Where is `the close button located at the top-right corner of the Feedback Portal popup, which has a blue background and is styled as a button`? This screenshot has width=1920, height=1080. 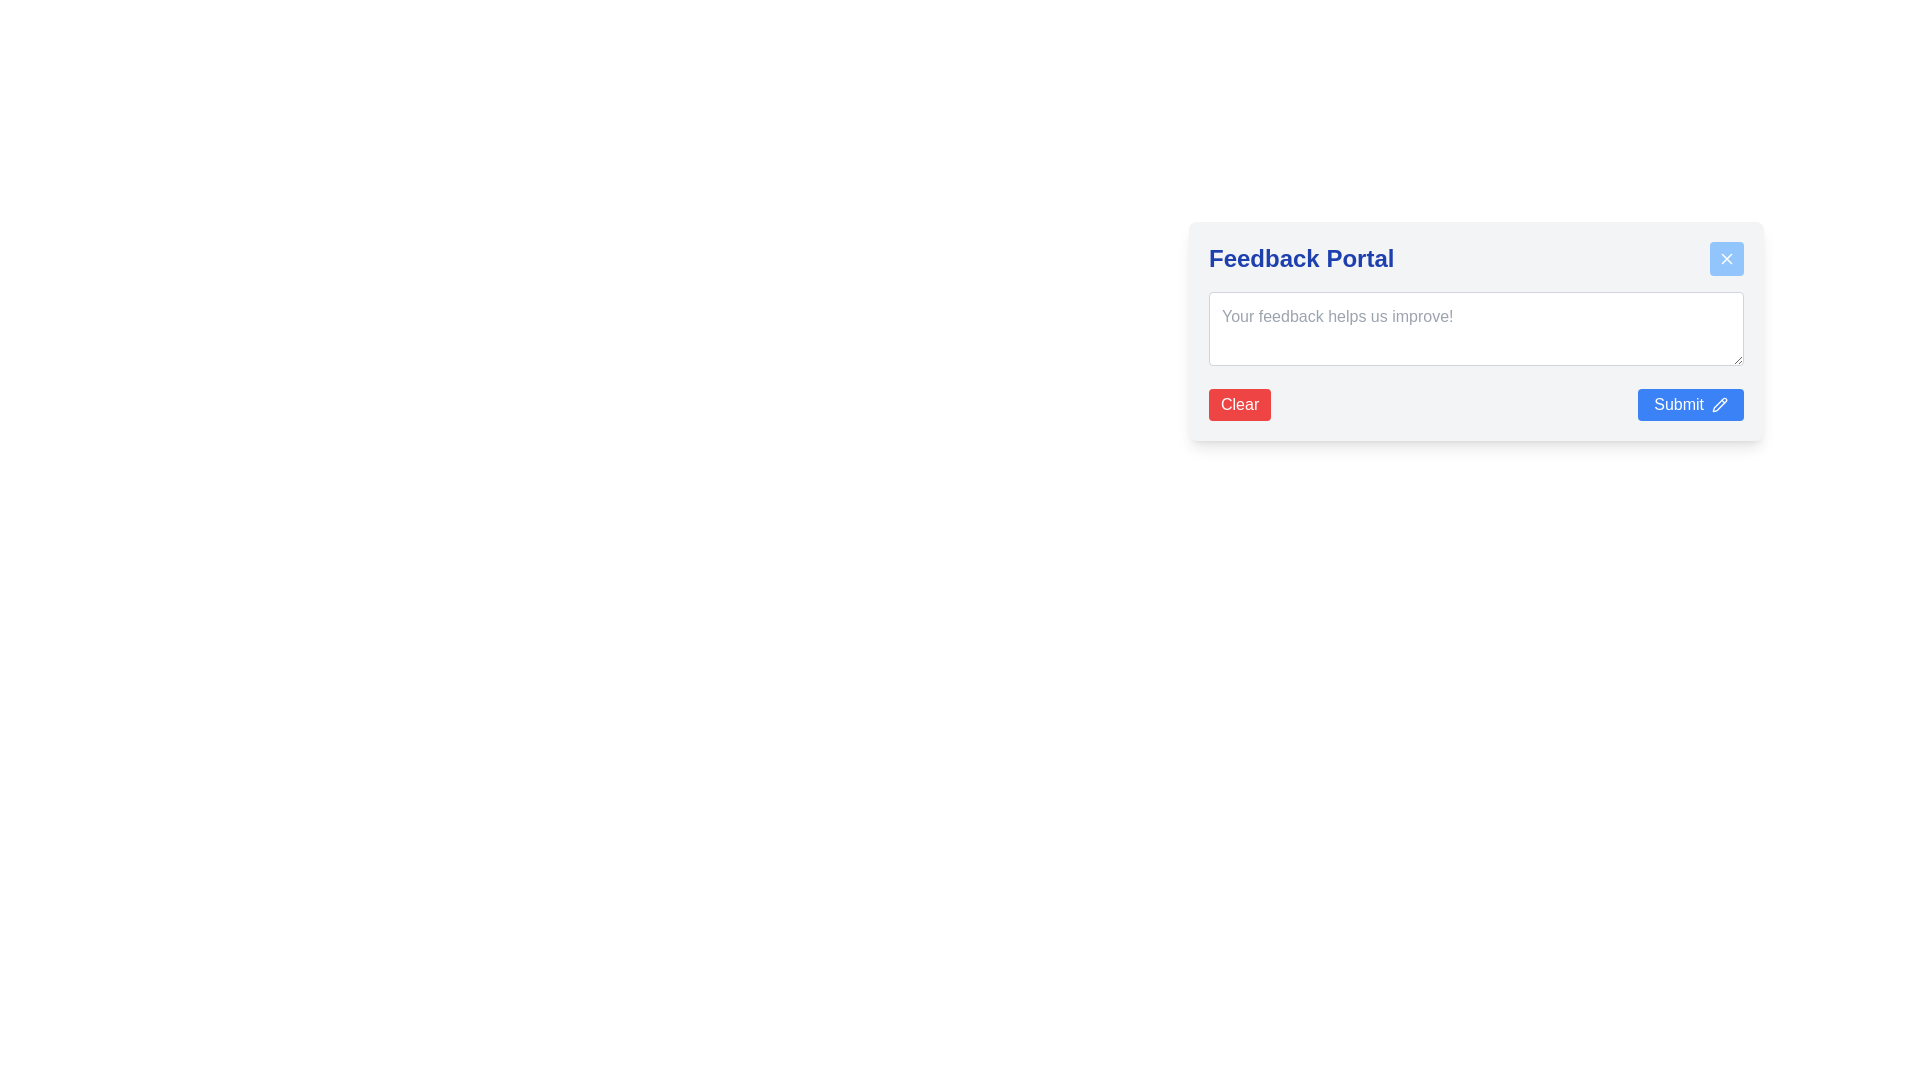
the close button located at the top-right corner of the Feedback Portal popup, which has a blue background and is styled as a button is located at coordinates (1726, 257).